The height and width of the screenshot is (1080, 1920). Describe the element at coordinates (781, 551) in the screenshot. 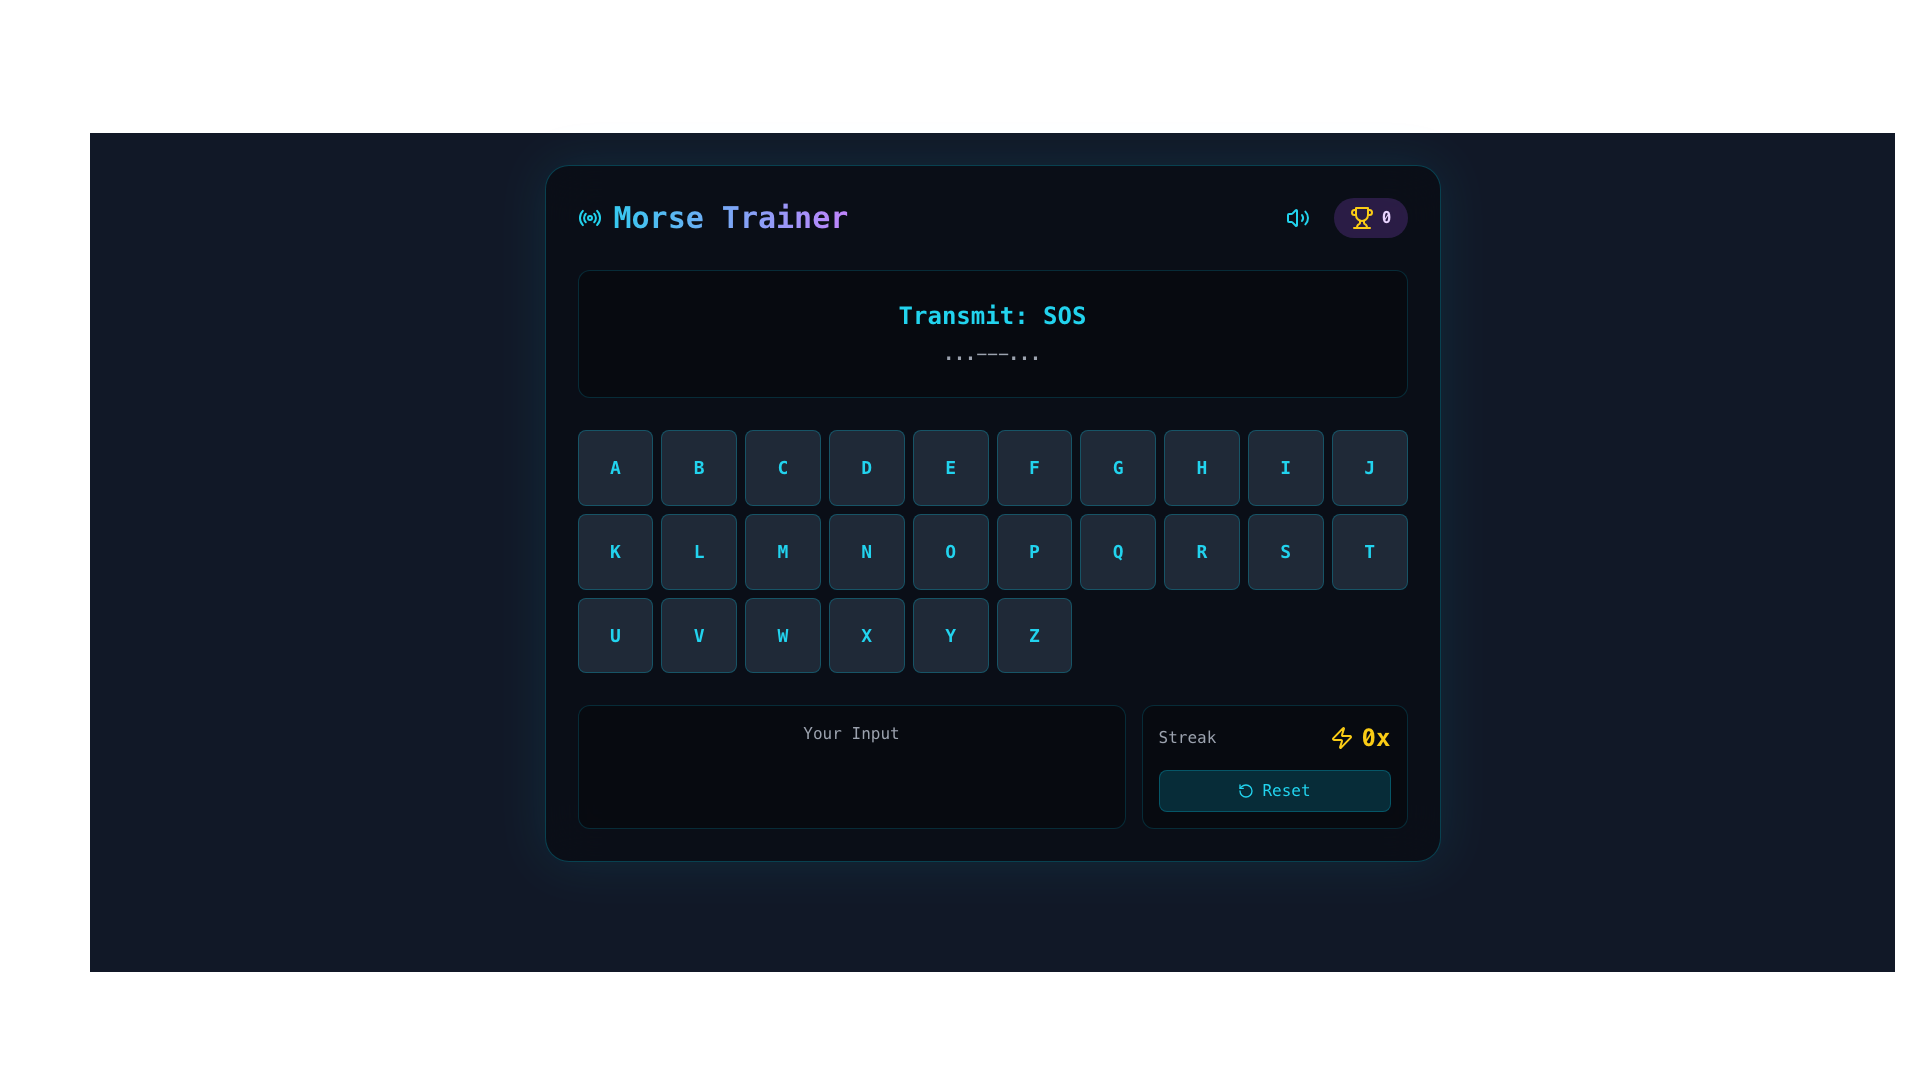

I see `the interactive button for selecting the letter 'M' in the Morse code input grid` at that location.